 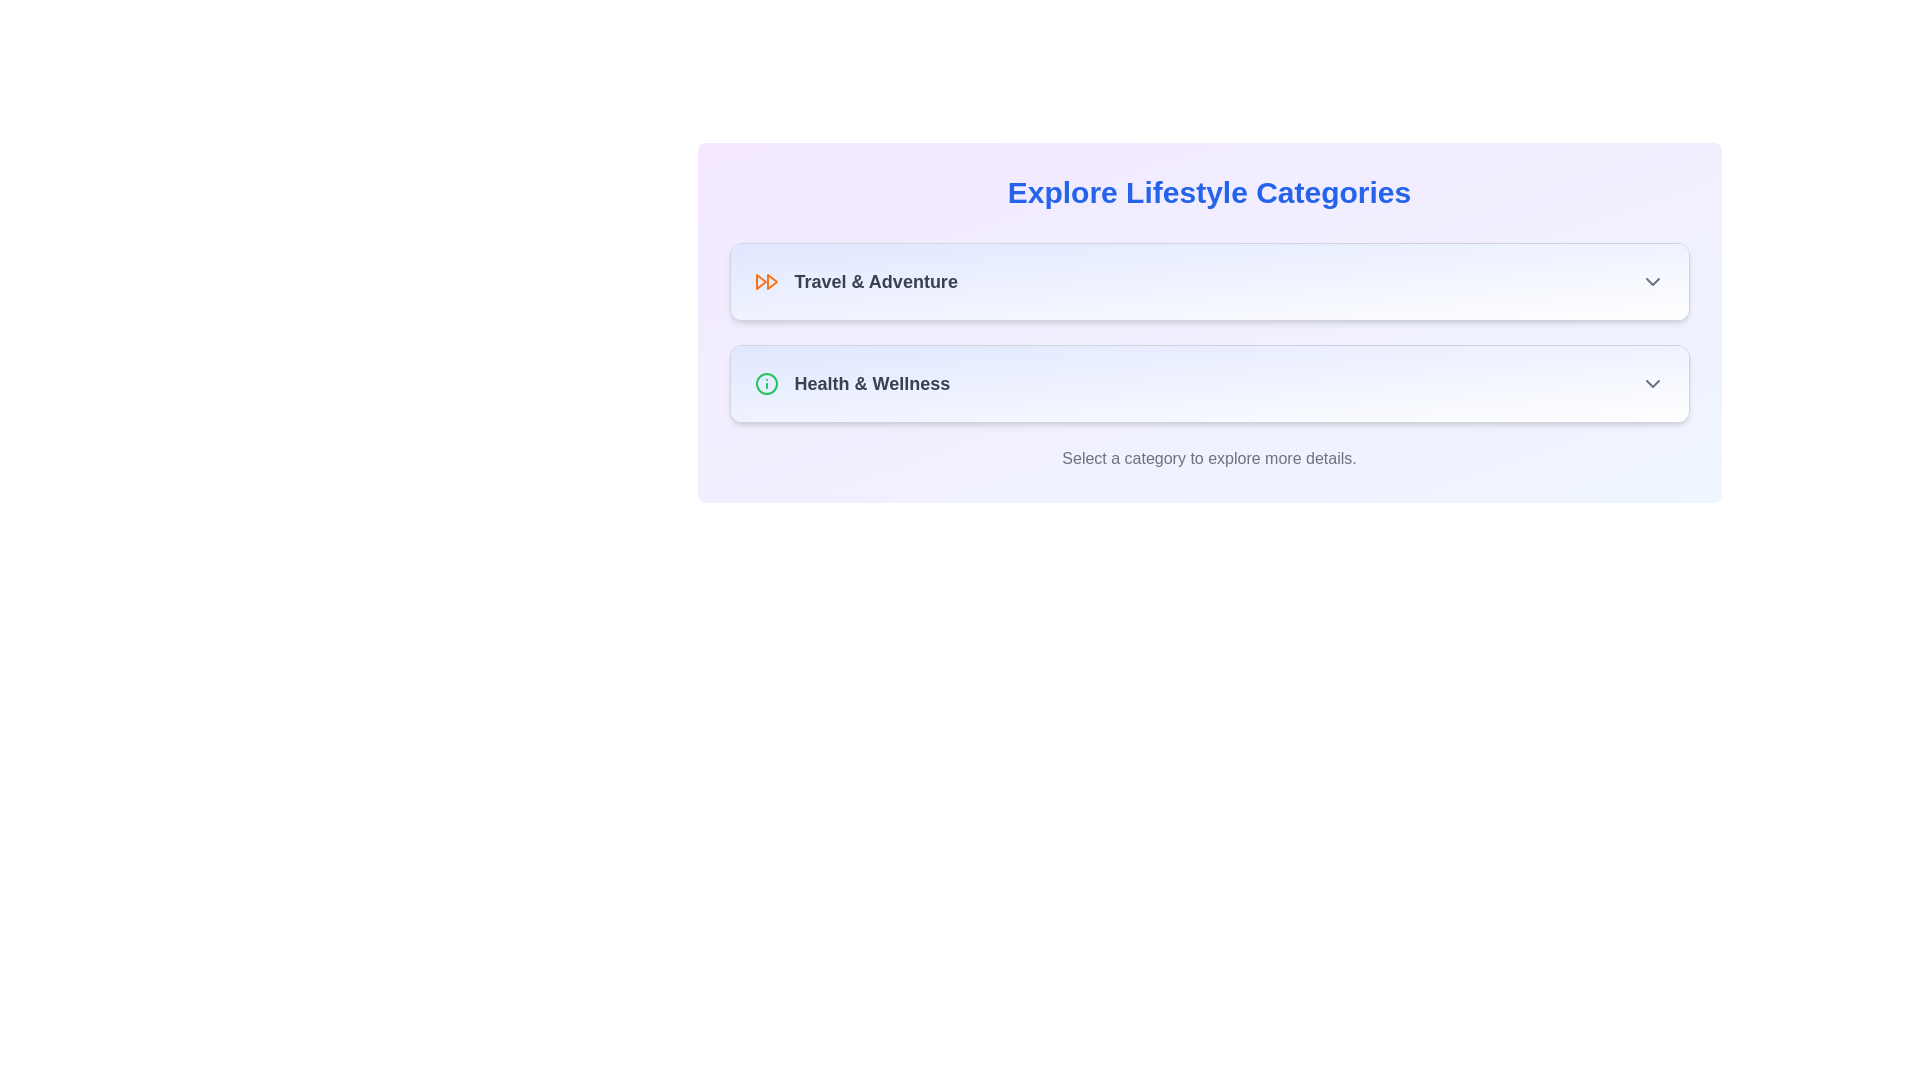 What do you see at coordinates (852, 384) in the screenshot?
I see `the 'Health & Wellness' label with the green circular icon containing an 'i' on its left side, which is the second item in the list below 'Travel & Adventure'` at bounding box center [852, 384].